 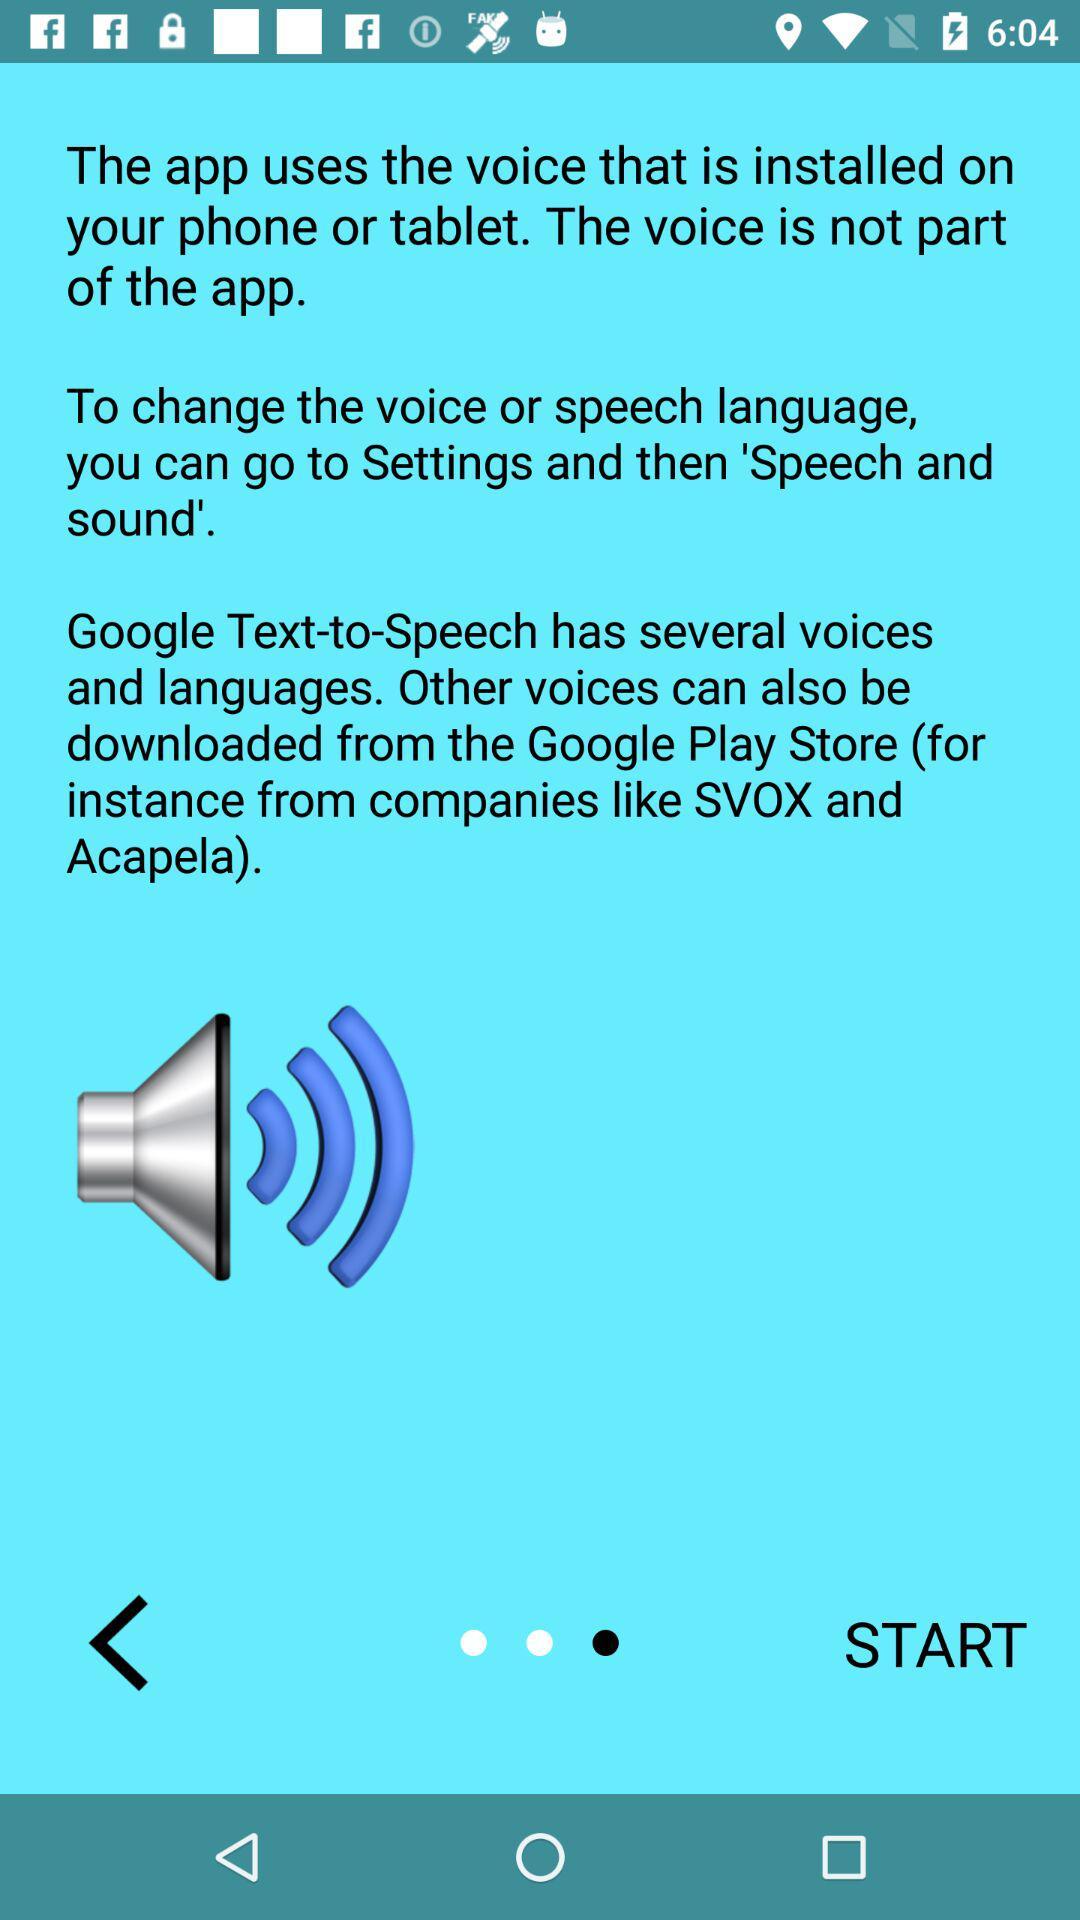 I want to click on the start at the bottom right corner, so click(x=909, y=1642).